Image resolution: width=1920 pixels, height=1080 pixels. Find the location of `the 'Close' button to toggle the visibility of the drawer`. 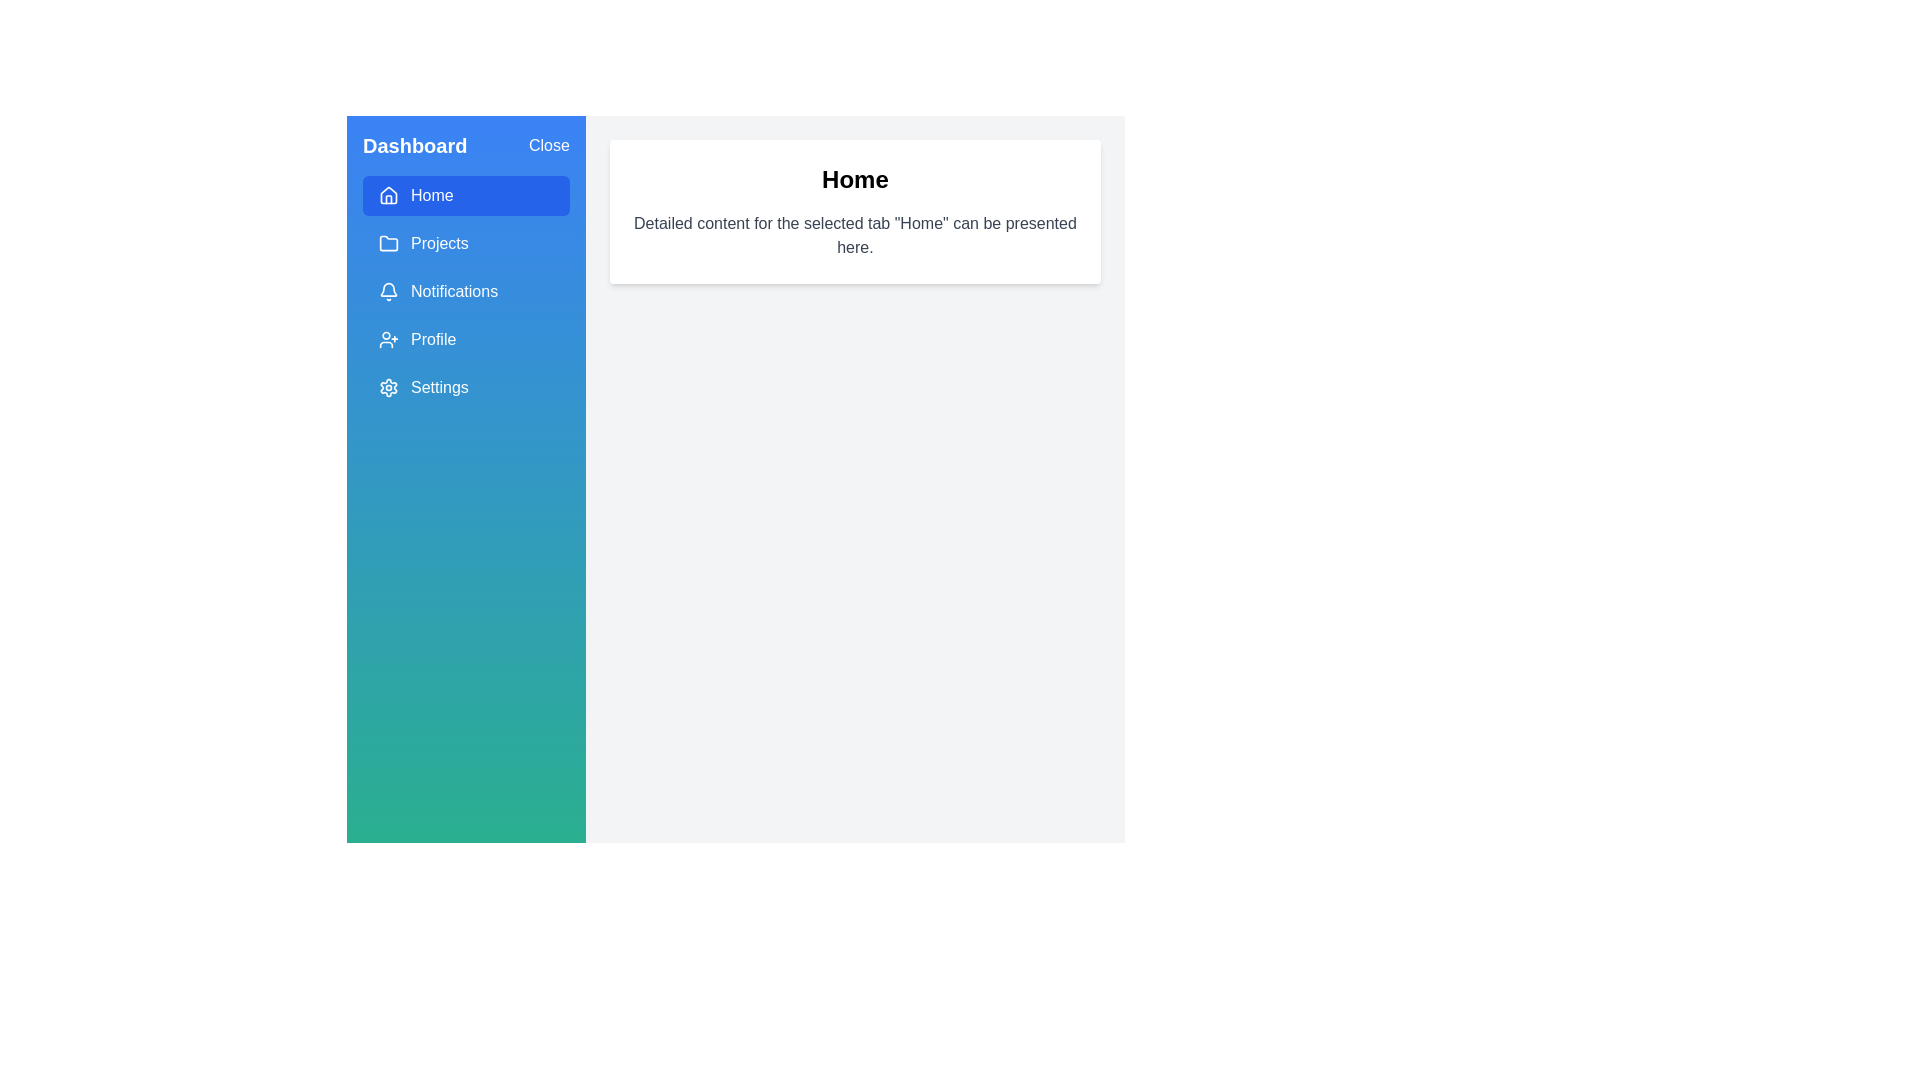

the 'Close' button to toggle the visibility of the drawer is located at coordinates (549, 145).